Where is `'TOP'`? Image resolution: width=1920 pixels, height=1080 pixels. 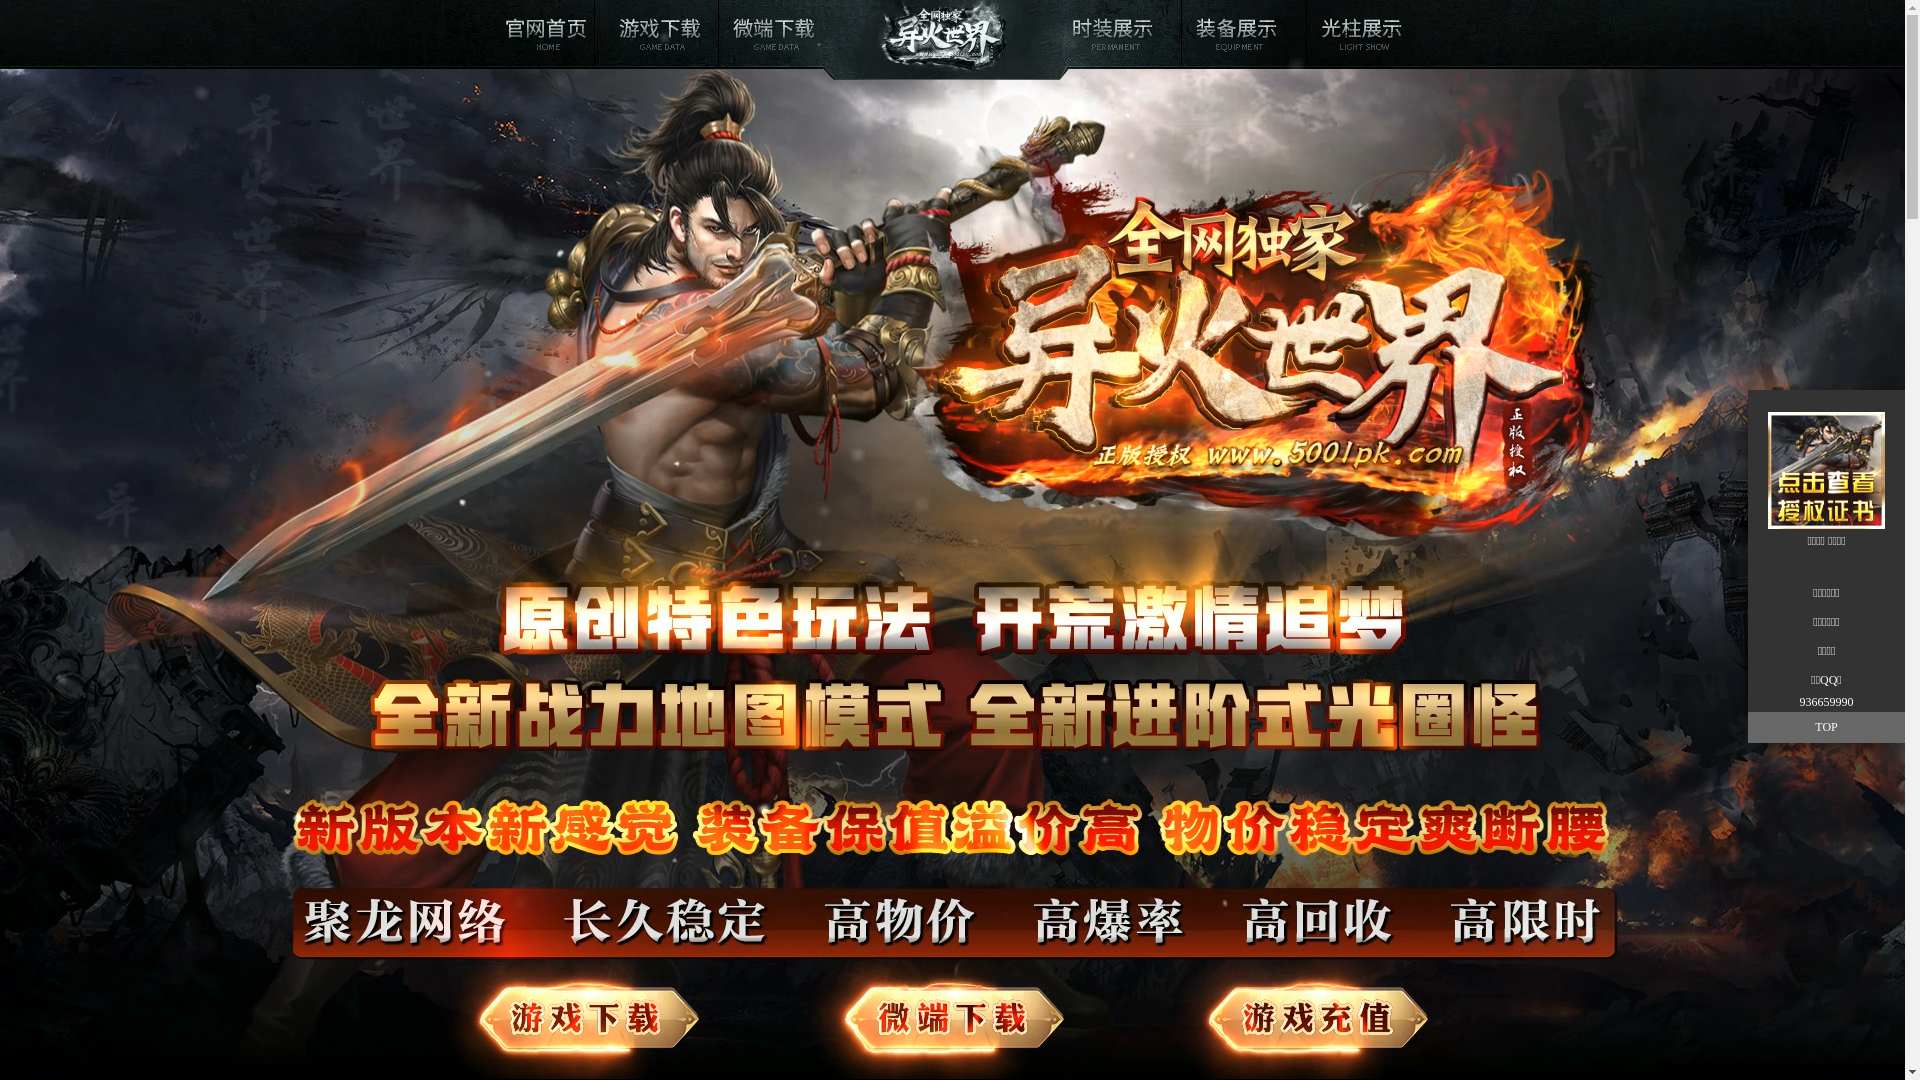 'TOP' is located at coordinates (1746, 727).